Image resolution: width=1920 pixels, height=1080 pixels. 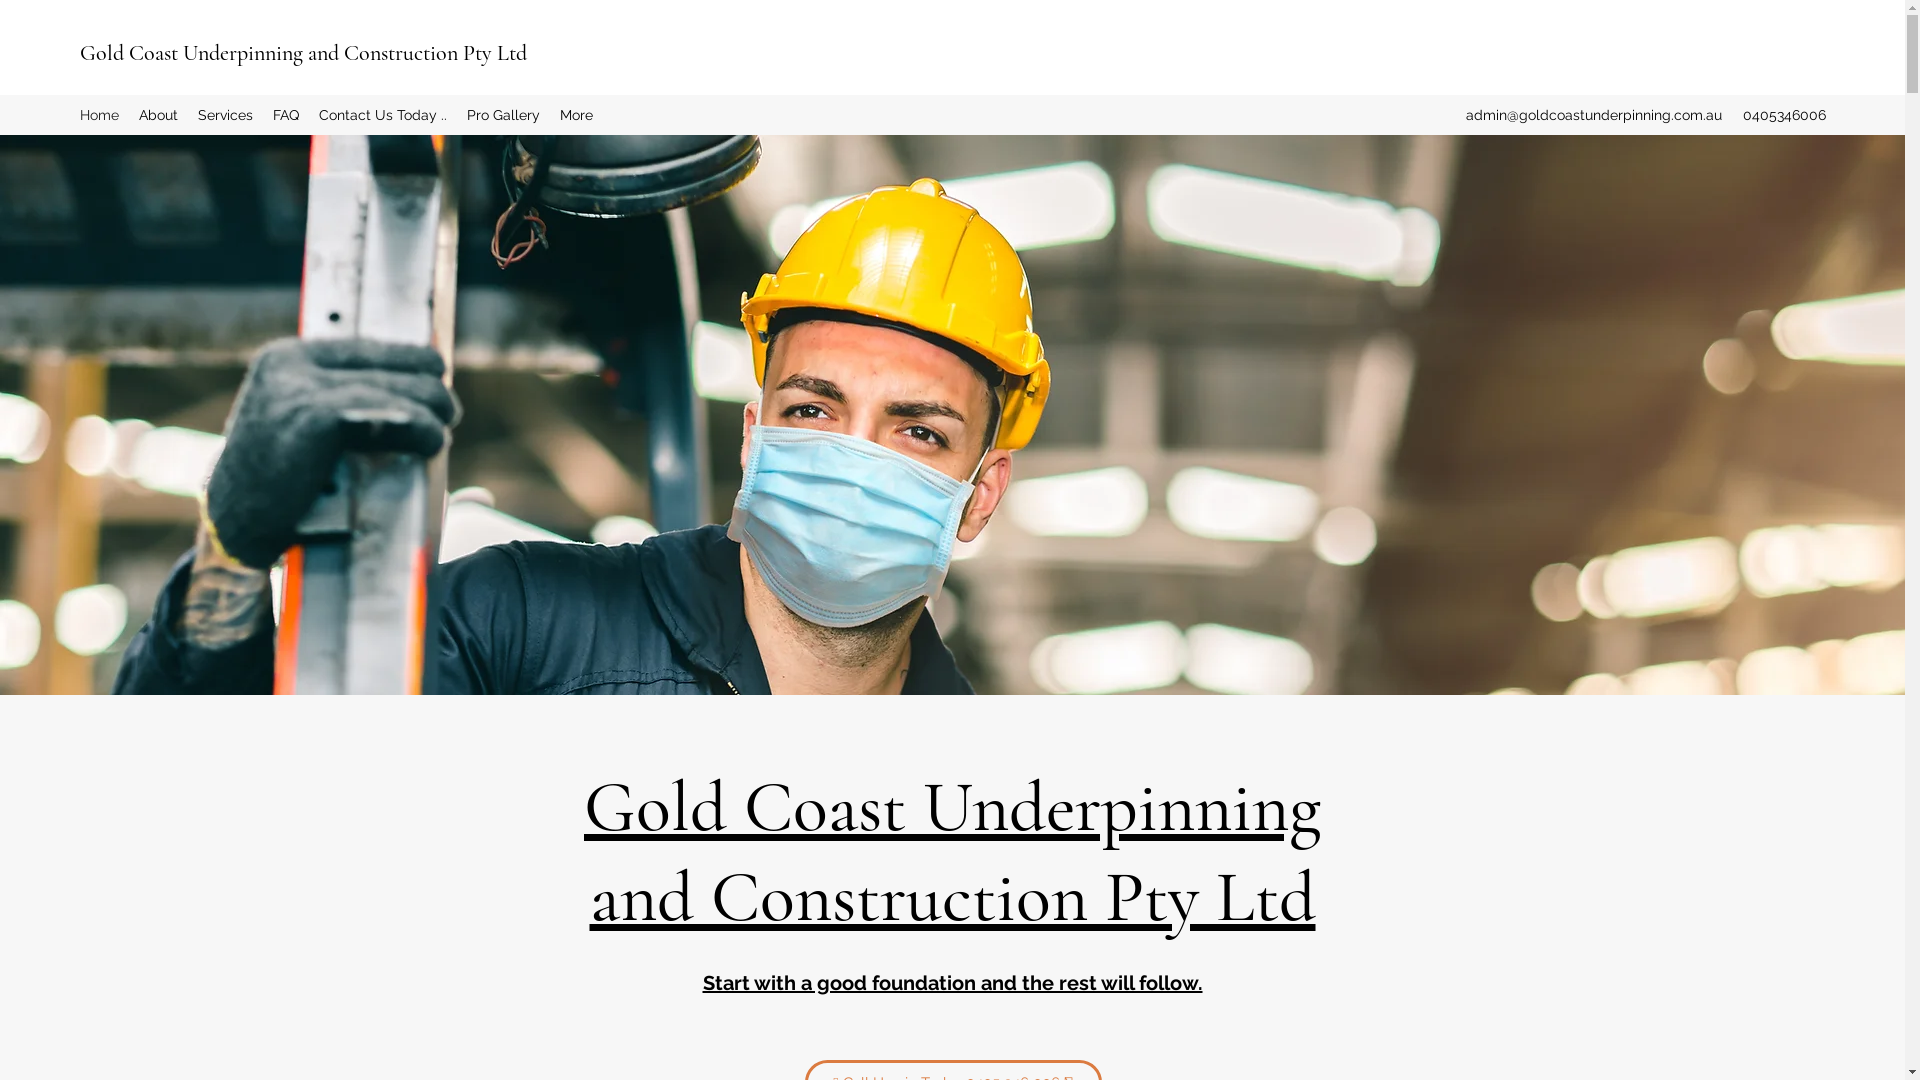 What do you see at coordinates (1465, 115) in the screenshot?
I see `'admin@goldcoastunderpinning.com.au'` at bounding box center [1465, 115].